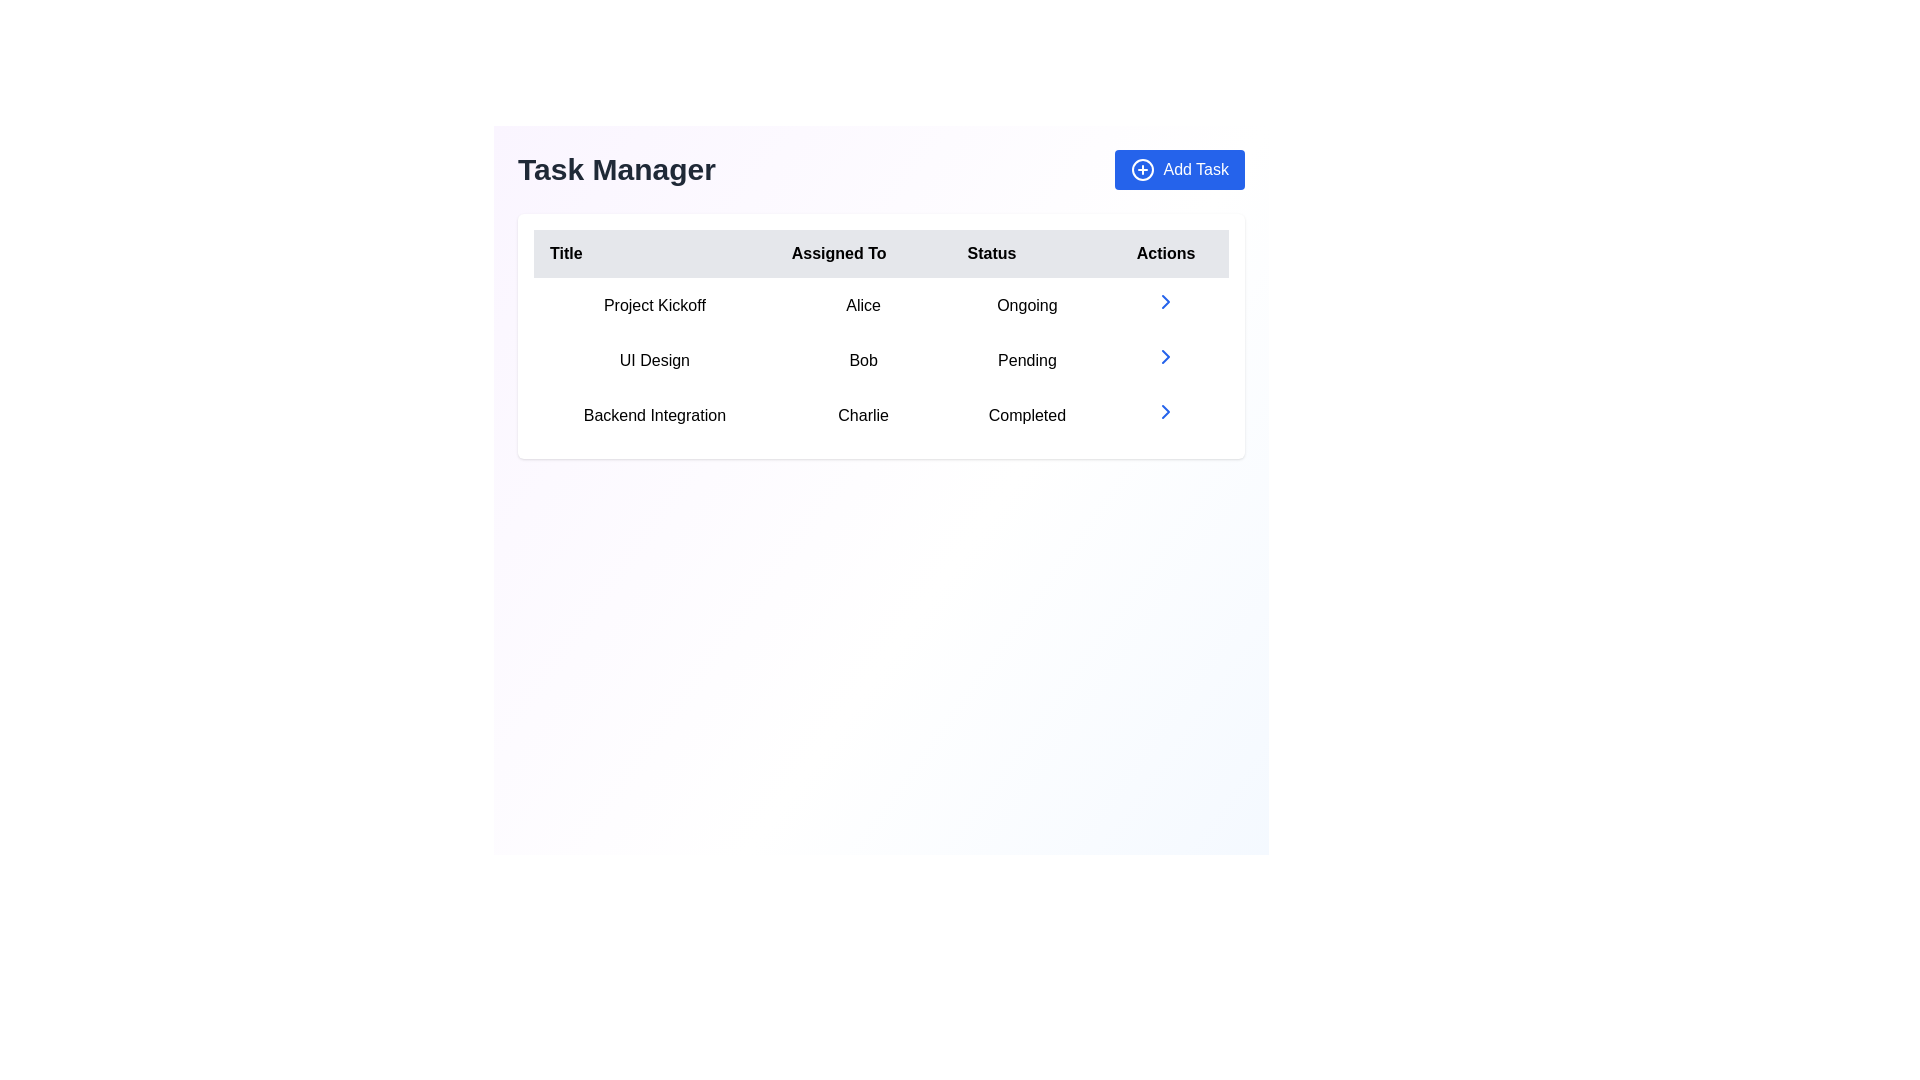 This screenshot has width=1920, height=1080. I want to click on the static text displaying 'Project Kickoff' located in the first row under the 'Title' column of the table interface, so click(654, 305).